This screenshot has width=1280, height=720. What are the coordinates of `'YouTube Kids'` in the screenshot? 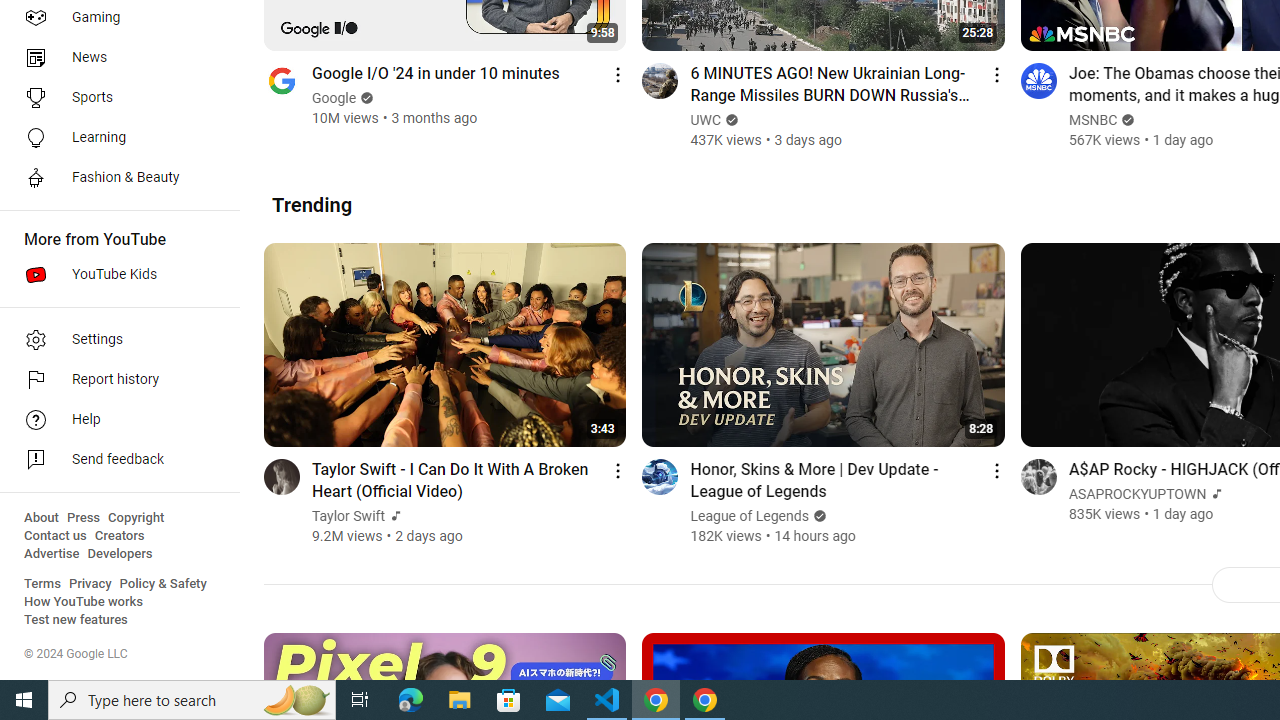 It's located at (112, 275).